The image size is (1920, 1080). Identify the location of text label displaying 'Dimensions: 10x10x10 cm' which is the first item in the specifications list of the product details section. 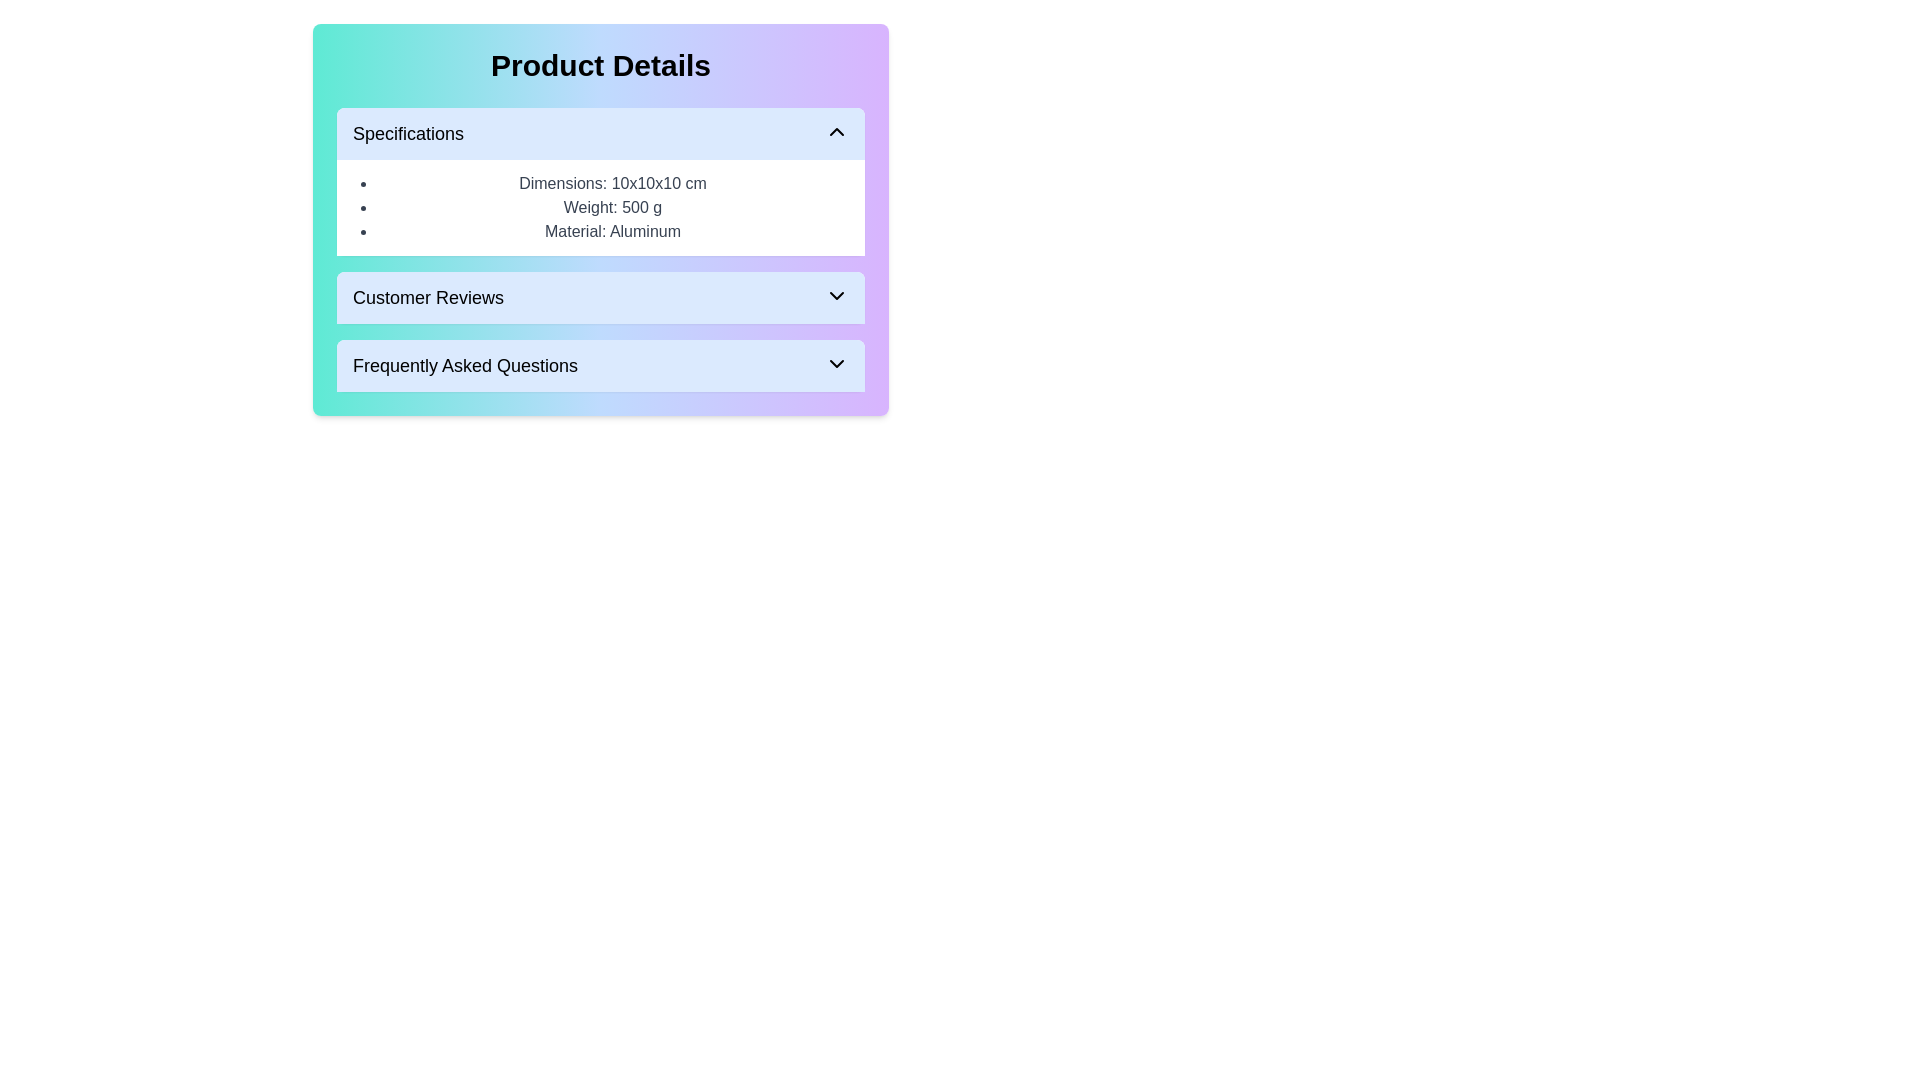
(612, 184).